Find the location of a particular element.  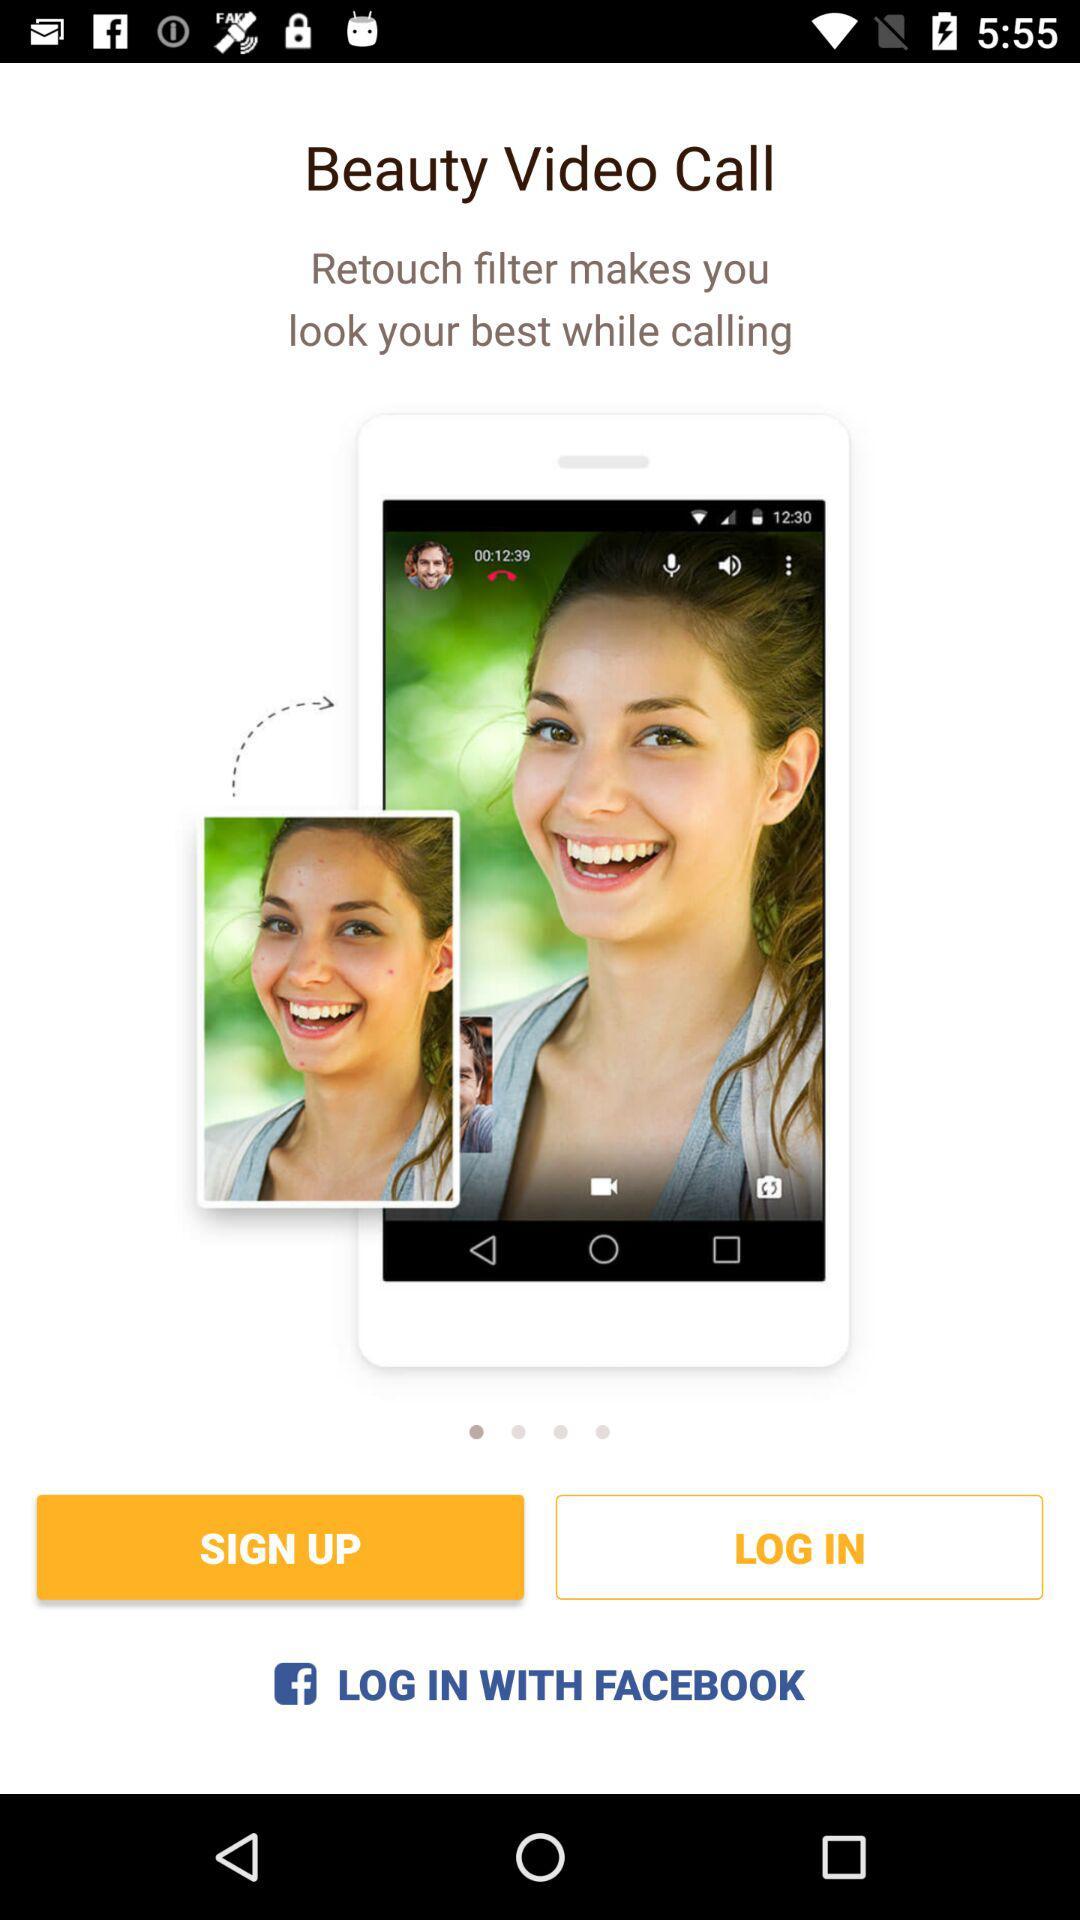

sign up at the bottom left corner is located at coordinates (280, 1546).